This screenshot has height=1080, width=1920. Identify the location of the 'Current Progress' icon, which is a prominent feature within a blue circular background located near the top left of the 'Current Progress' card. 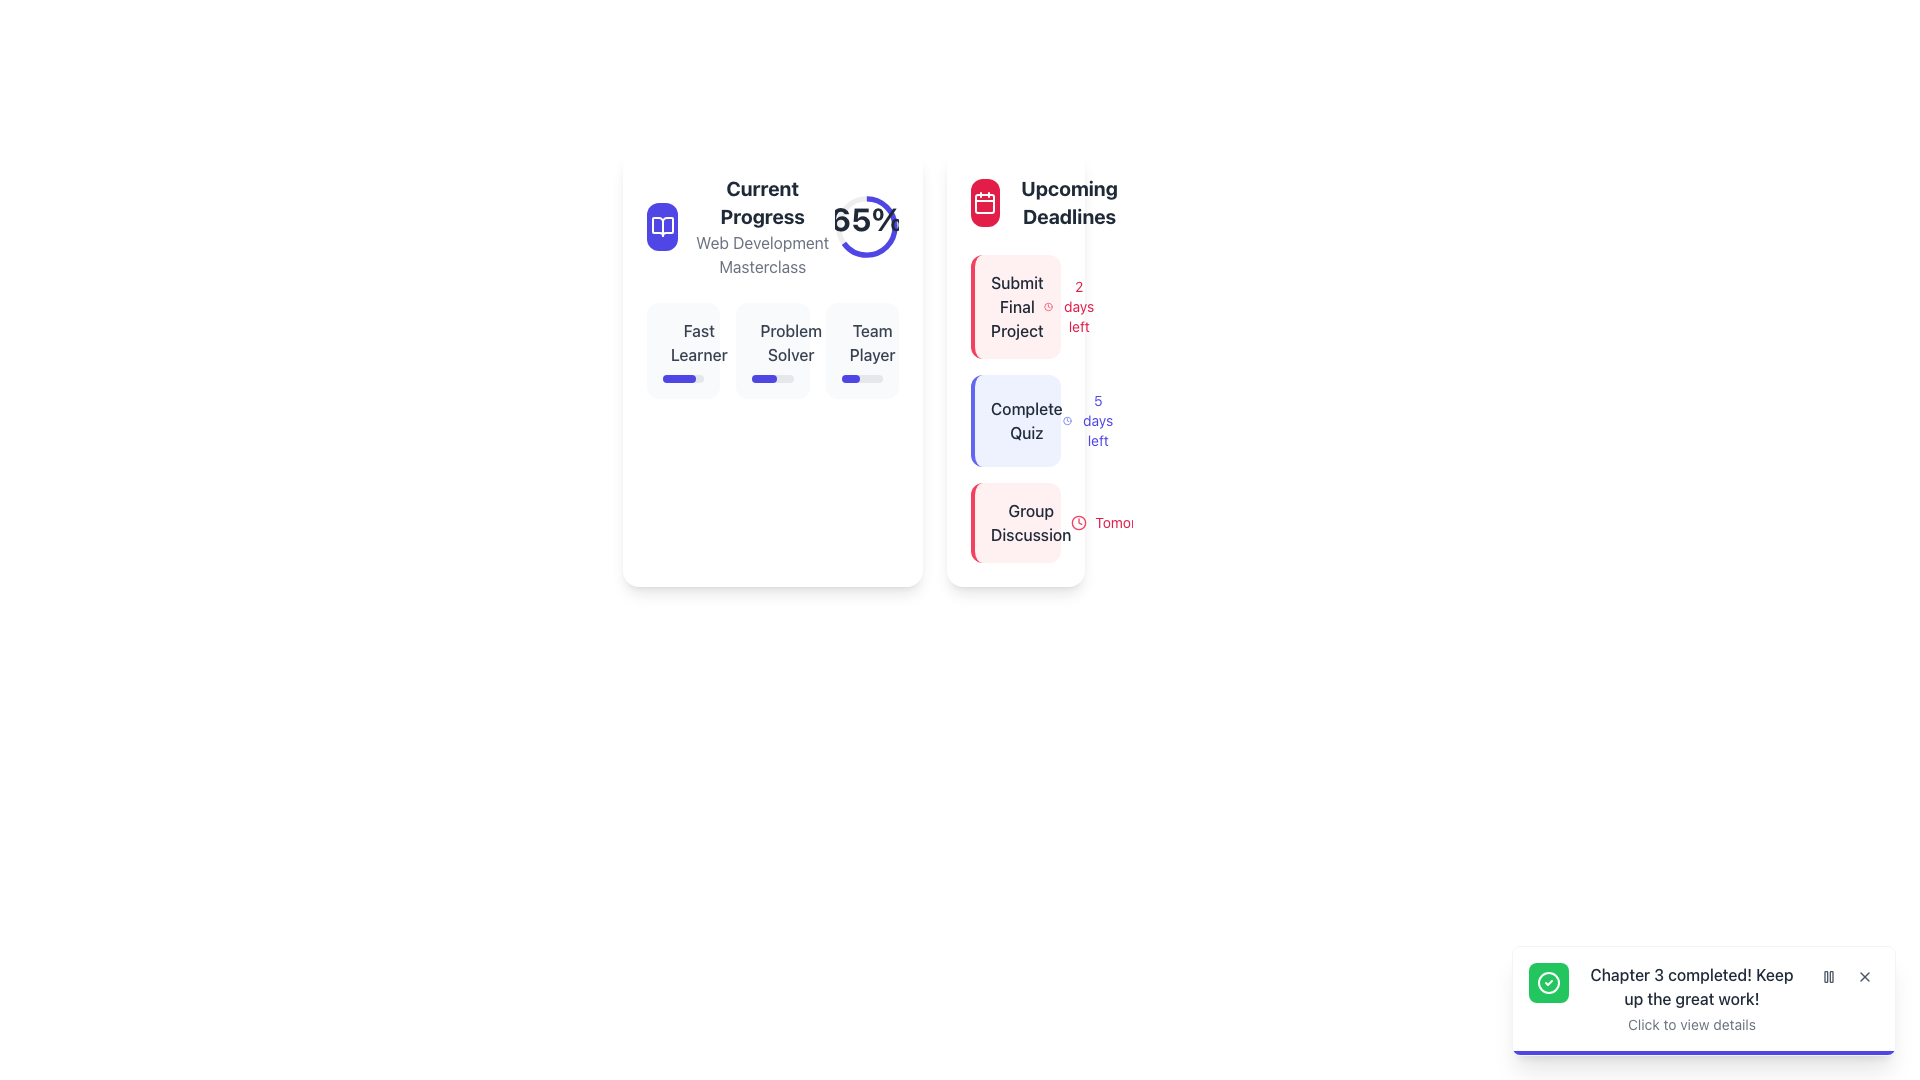
(662, 226).